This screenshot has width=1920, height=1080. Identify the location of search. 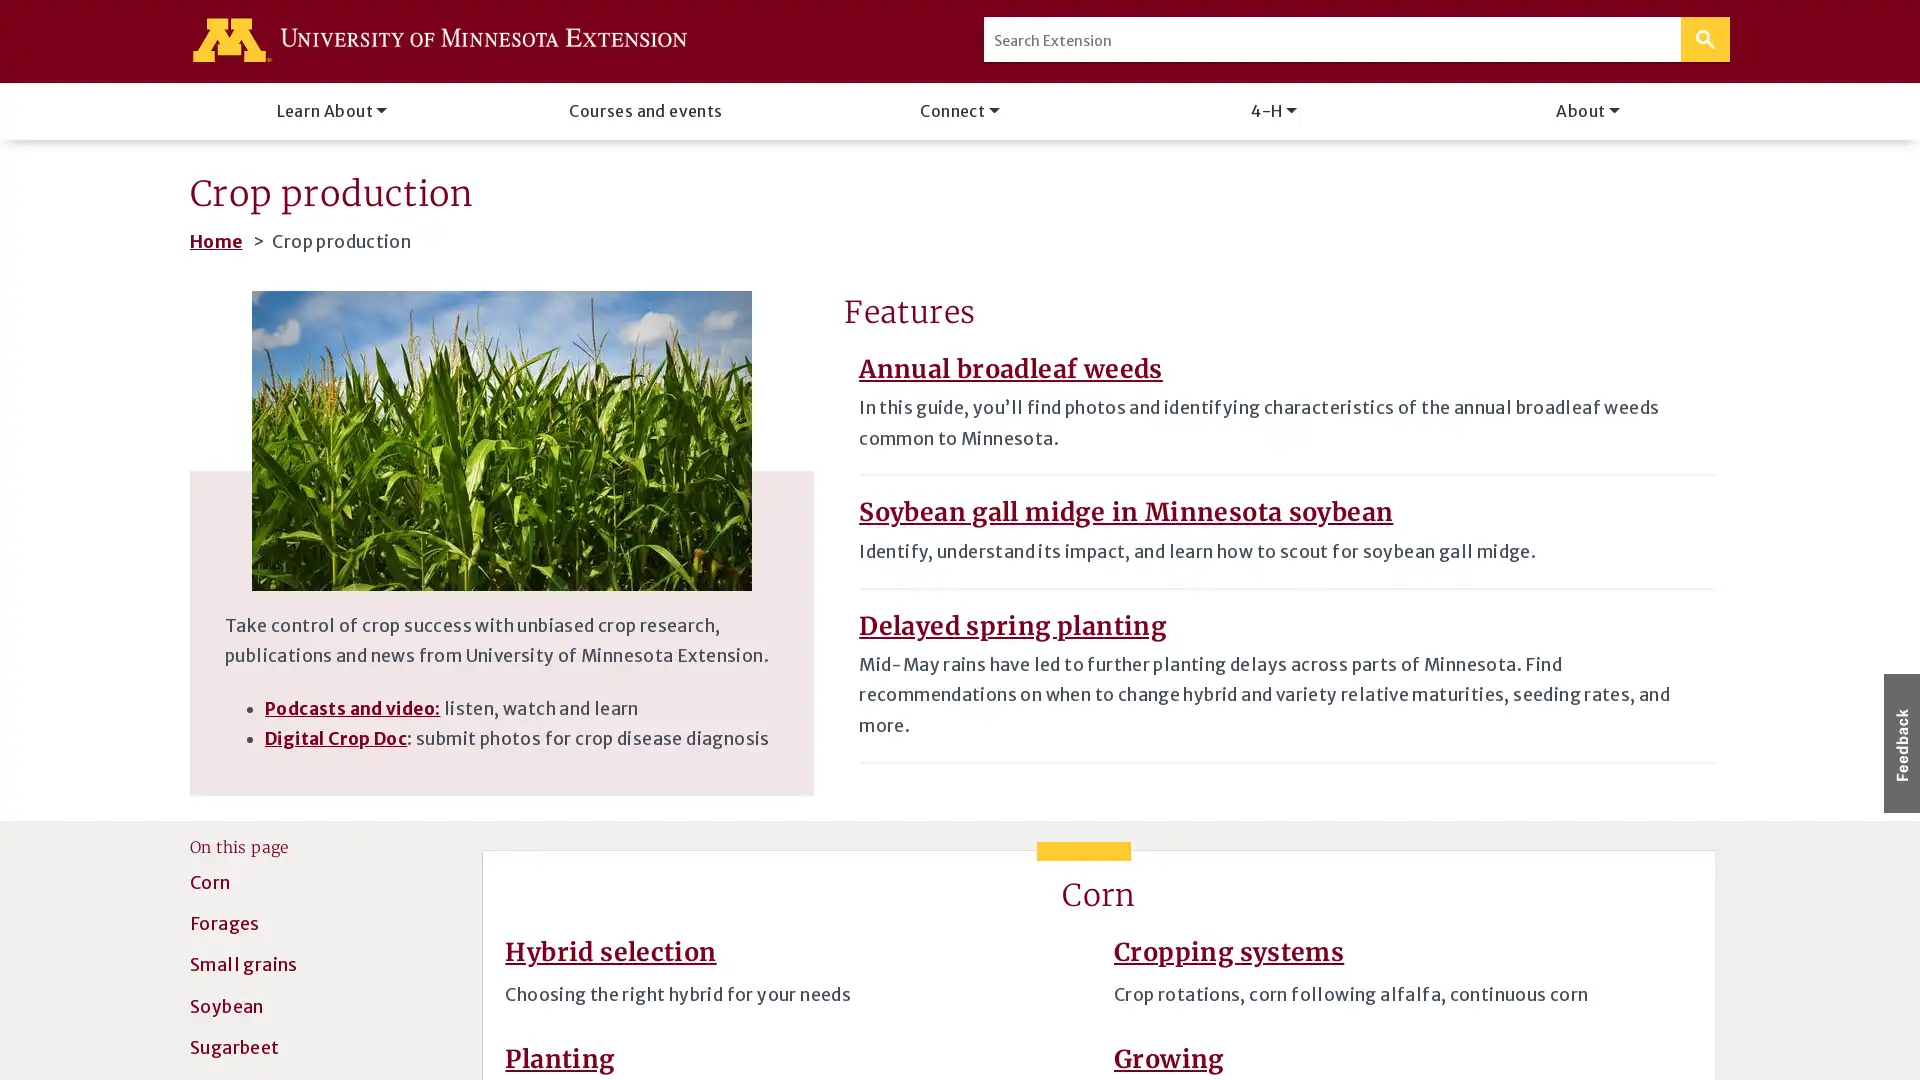
(1704, 39).